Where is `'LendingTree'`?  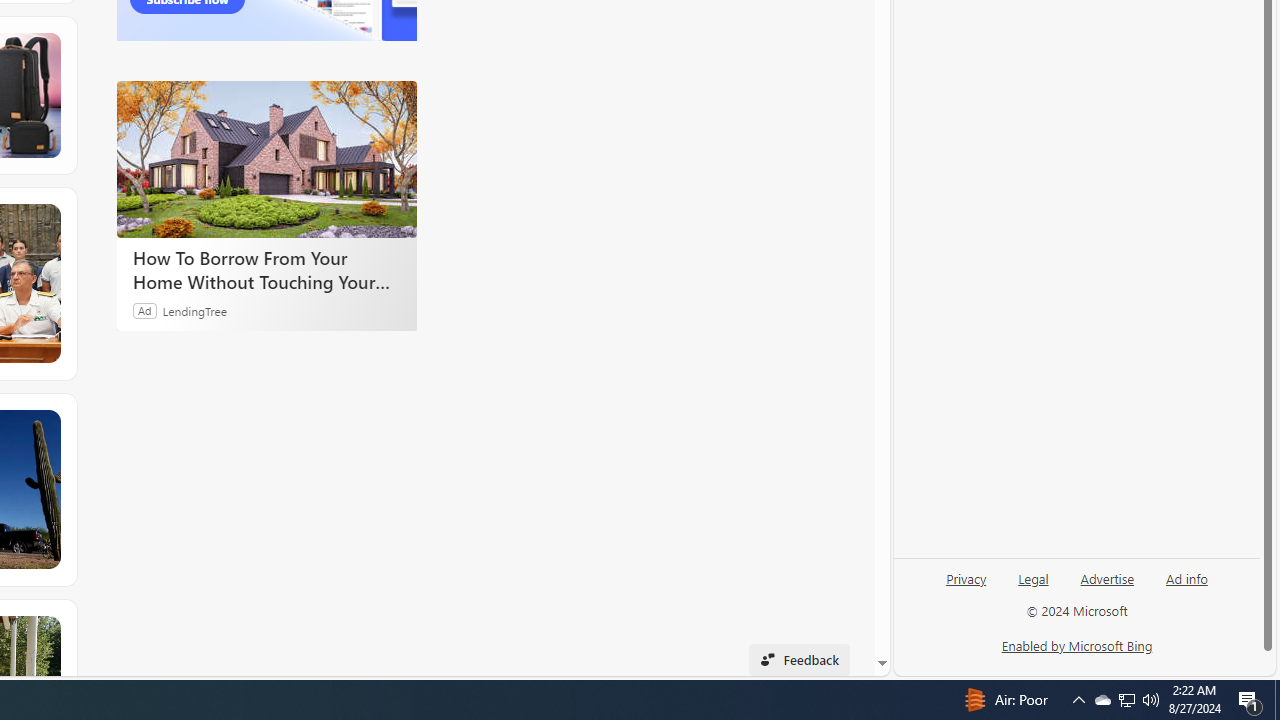 'LendingTree' is located at coordinates (195, 310).